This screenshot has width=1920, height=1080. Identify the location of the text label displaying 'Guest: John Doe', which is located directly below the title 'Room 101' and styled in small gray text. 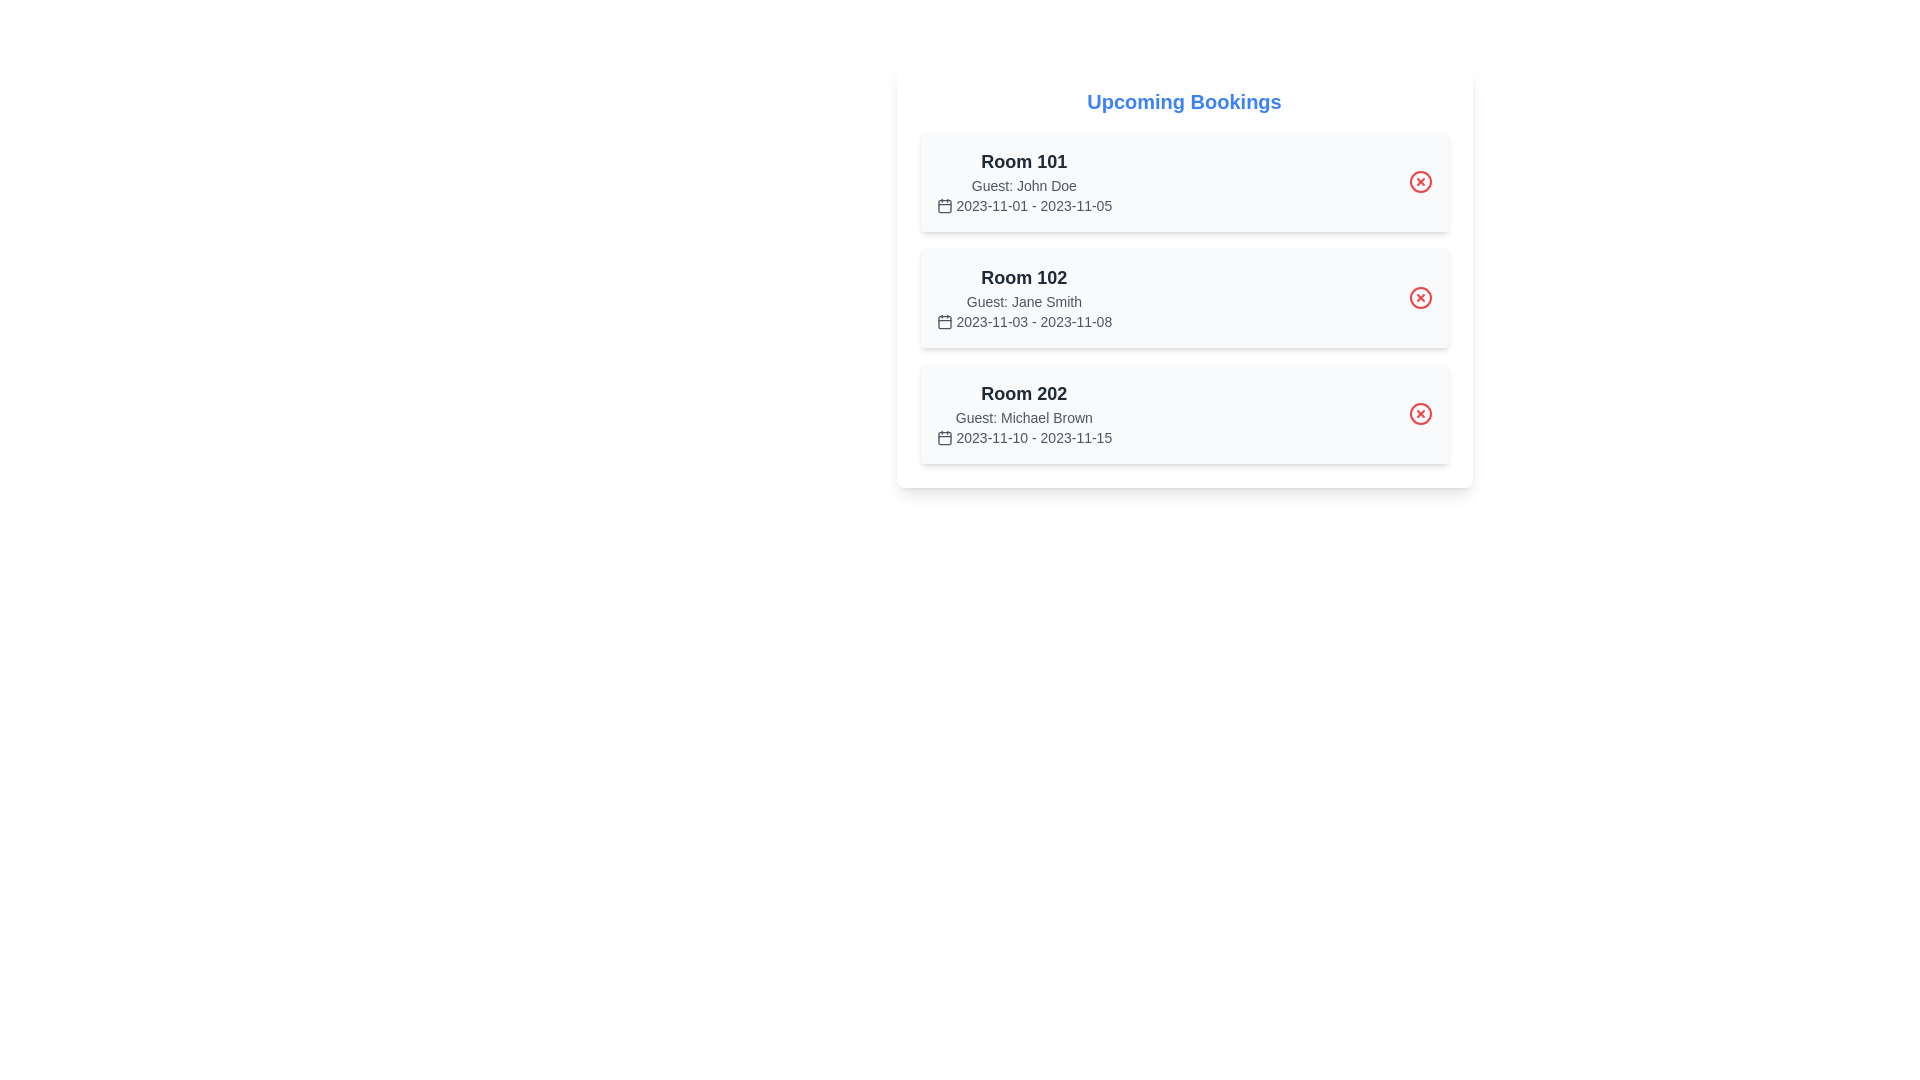
(1024, 185).